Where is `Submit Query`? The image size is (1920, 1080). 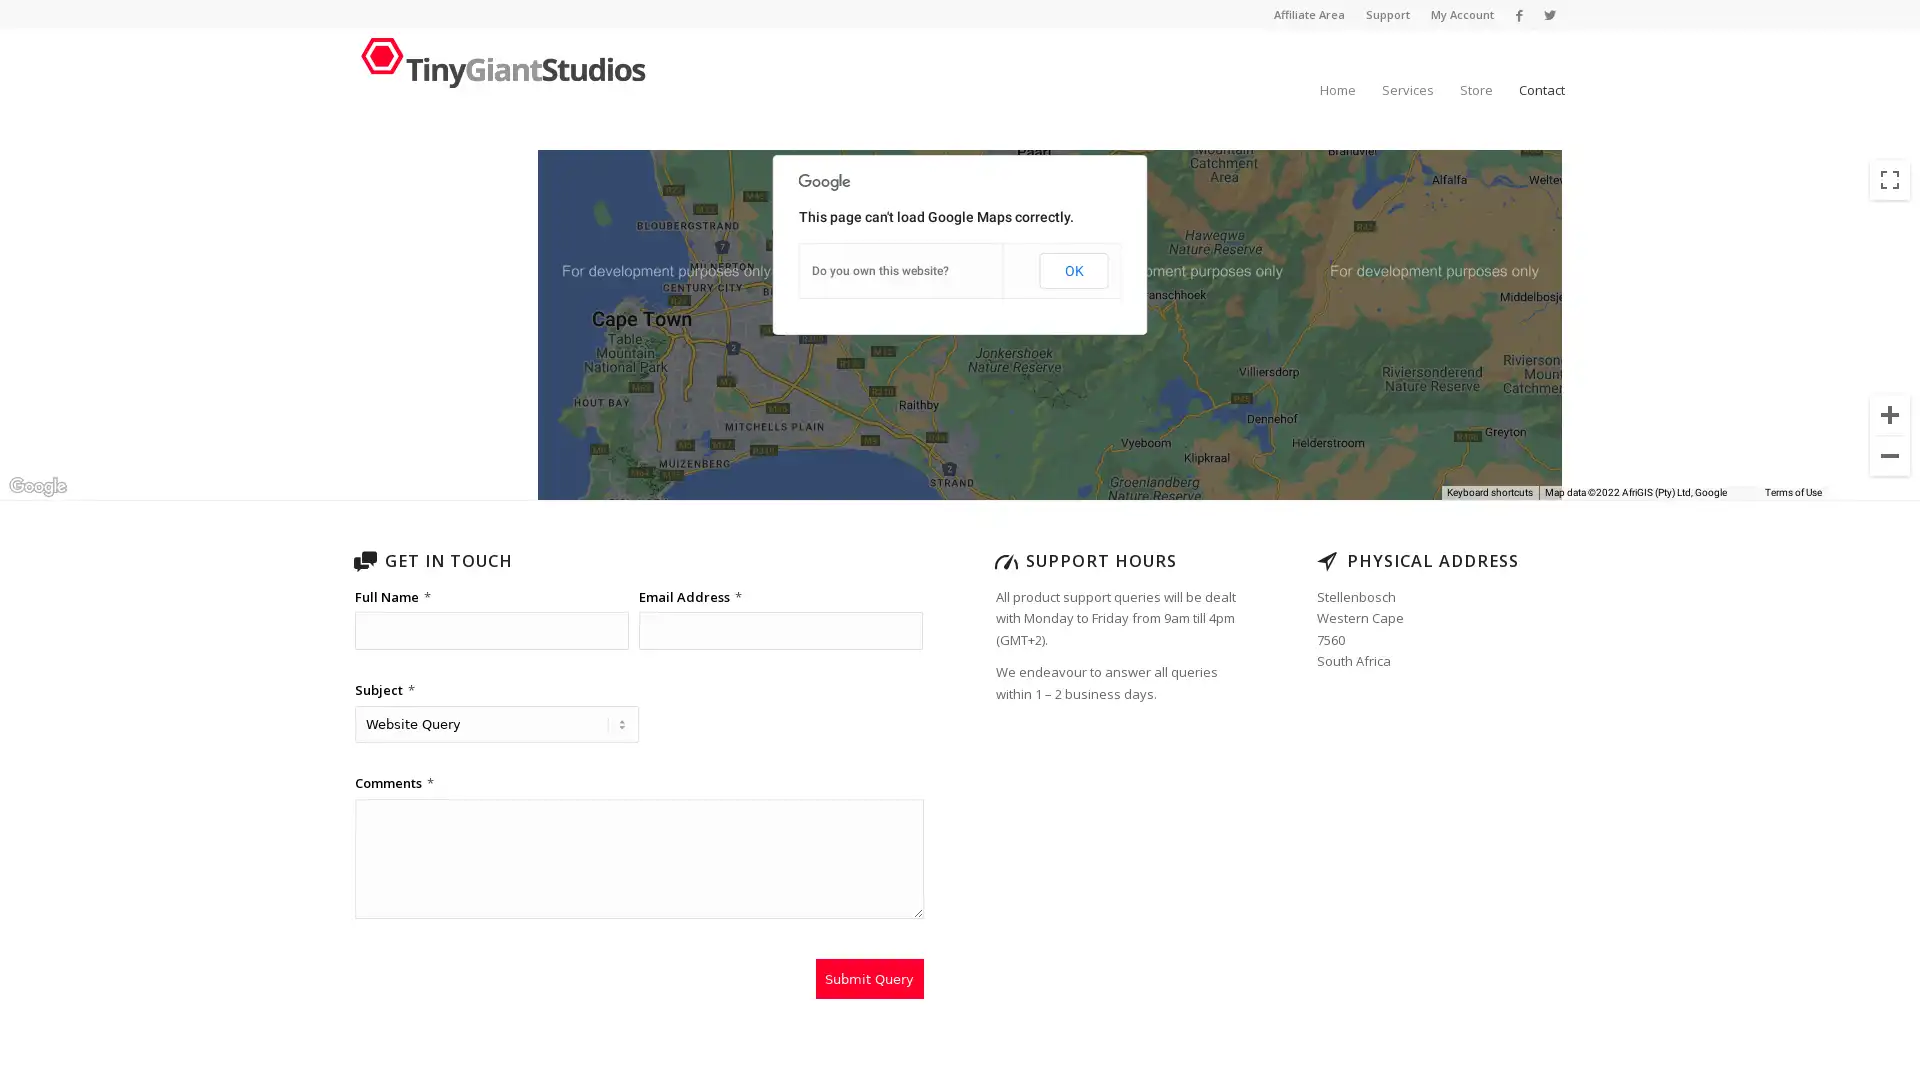 Submit Query is located at coordinates (869, 978).